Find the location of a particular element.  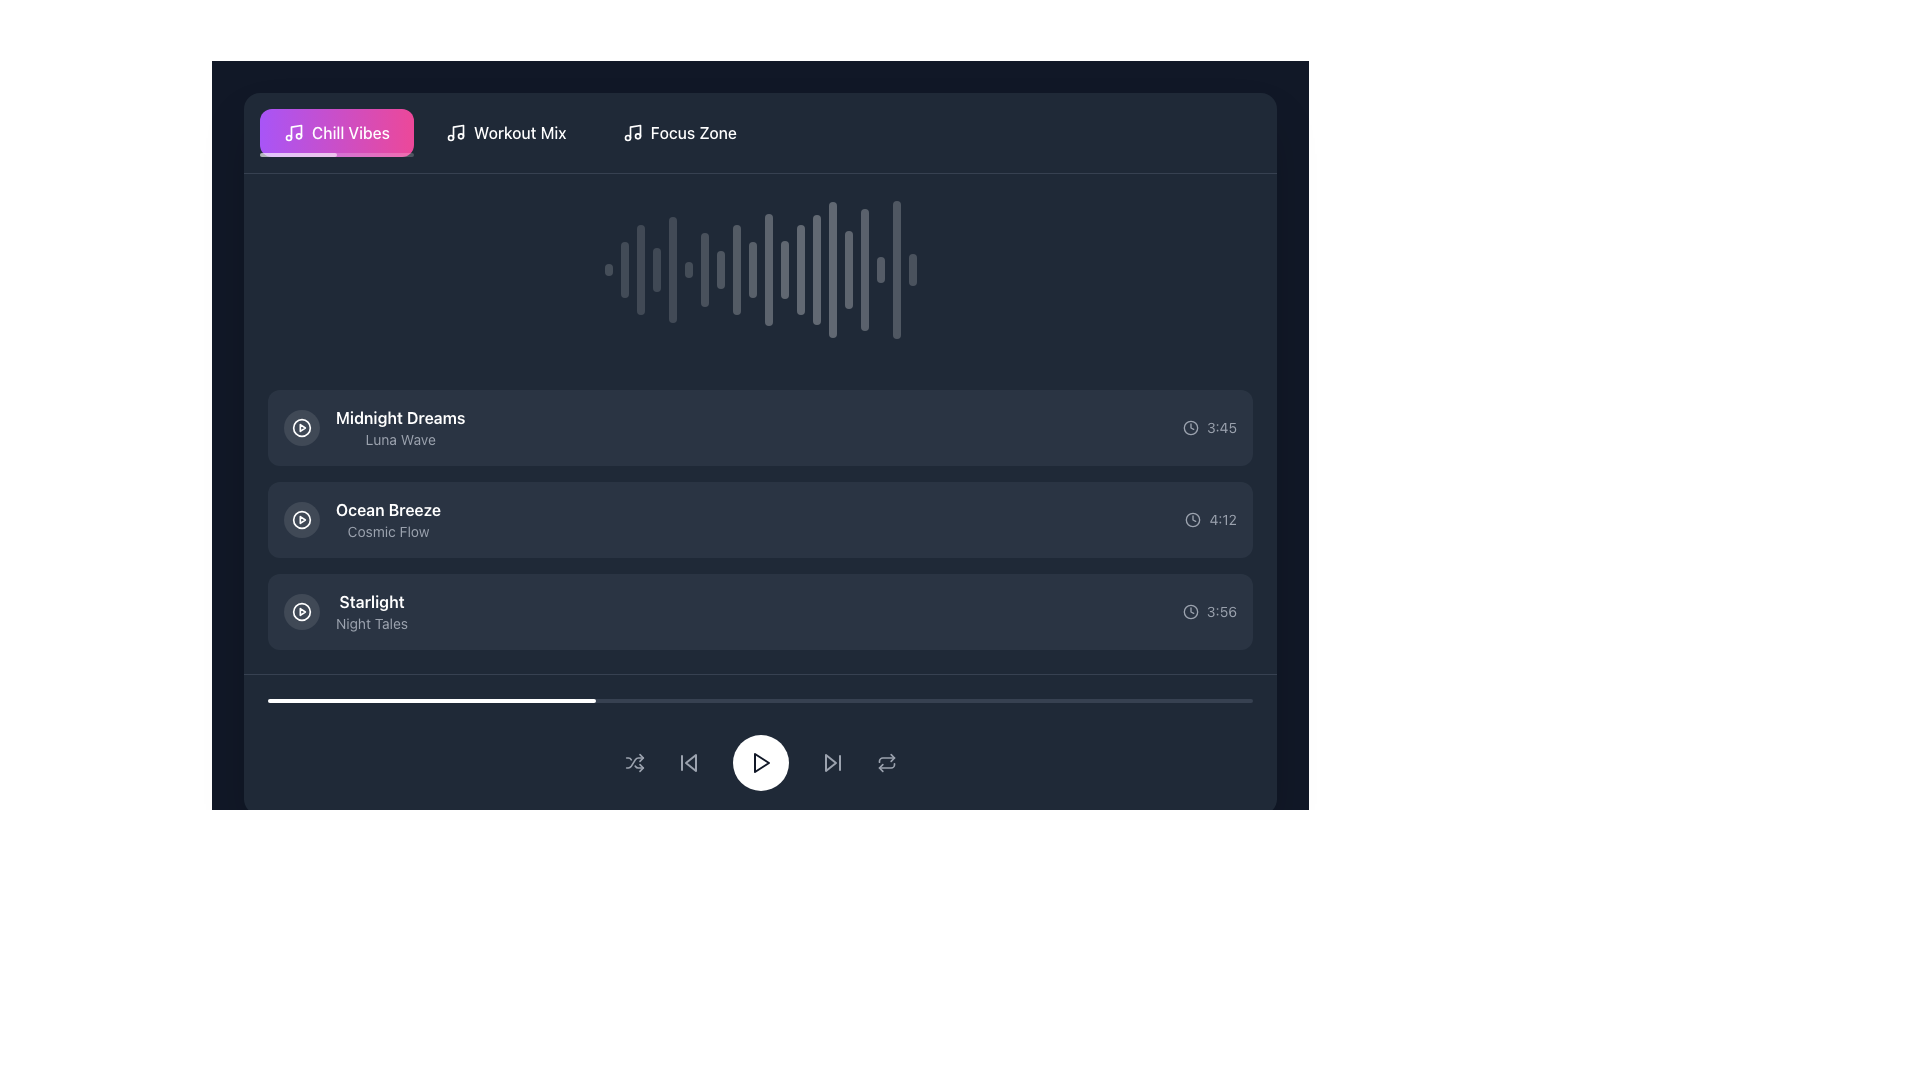

the forward-skip button located in the bottom control bar, which is the fourth icon from the left, to observe a visual change is located at coordinates (832, 763).